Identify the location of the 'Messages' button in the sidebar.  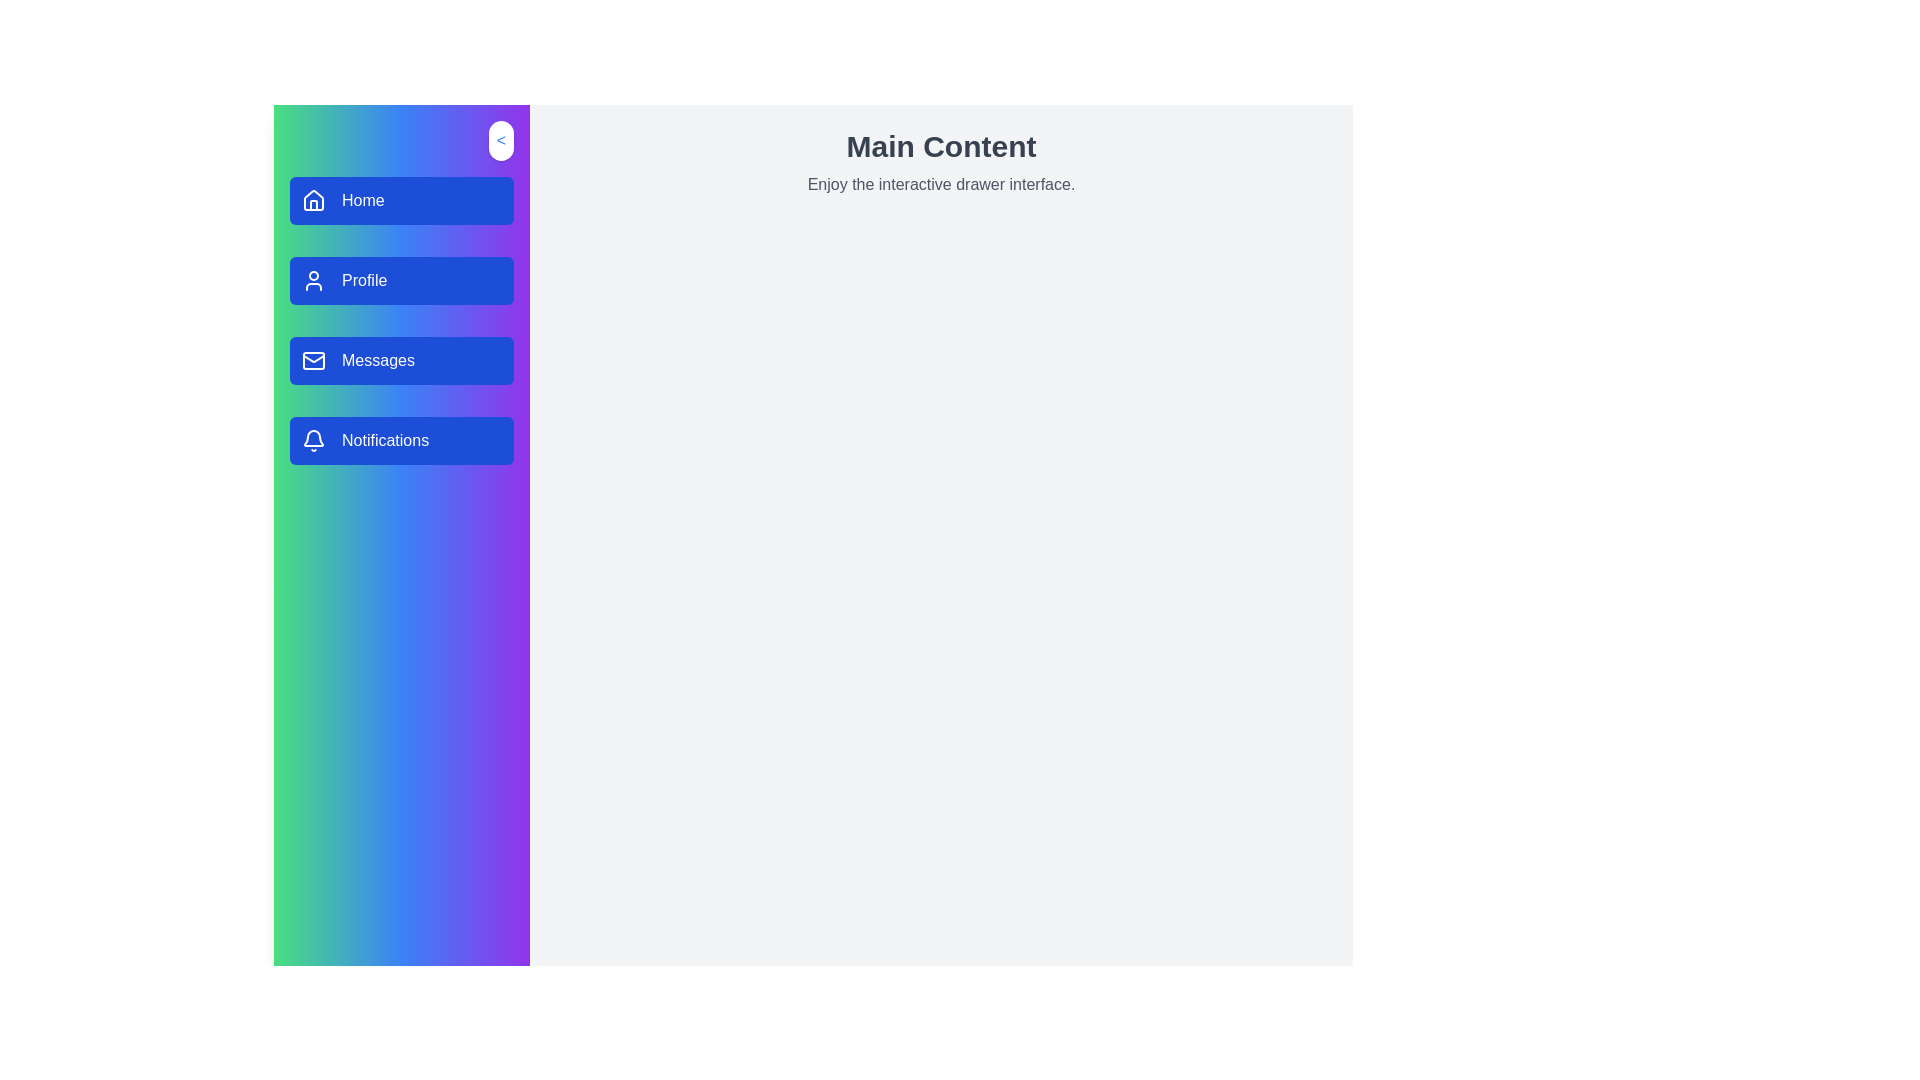
(312, 361).